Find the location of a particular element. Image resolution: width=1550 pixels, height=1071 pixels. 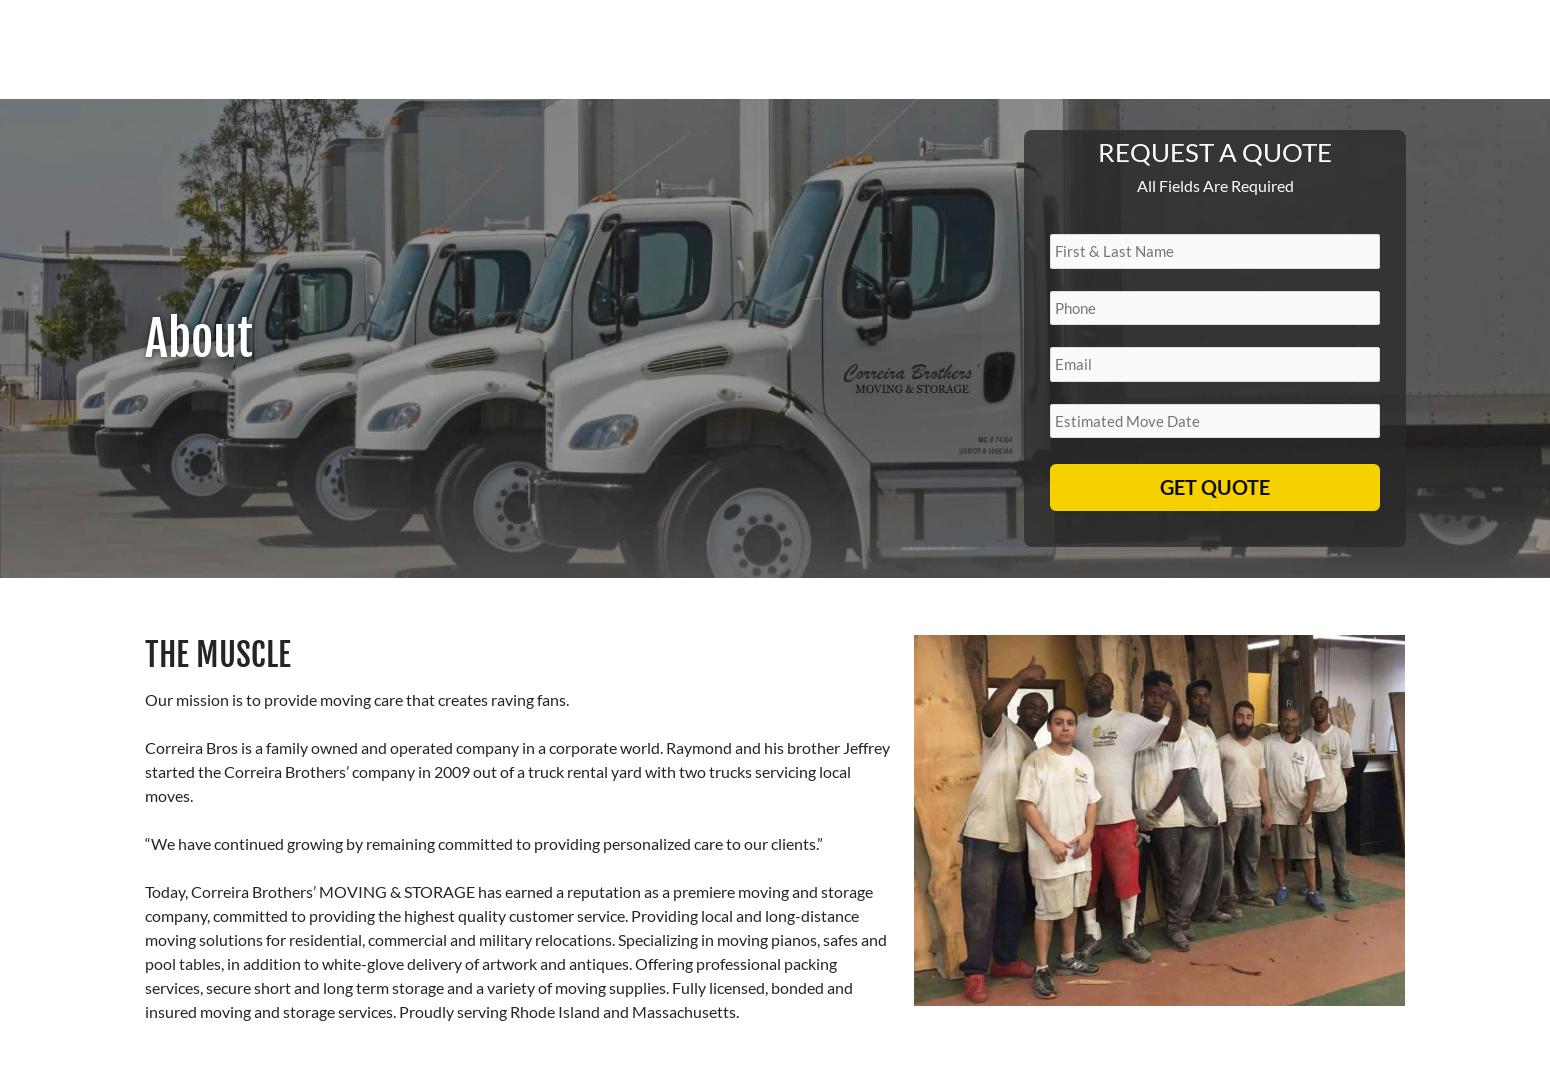

'Home' is located at coordinates (901, 74).